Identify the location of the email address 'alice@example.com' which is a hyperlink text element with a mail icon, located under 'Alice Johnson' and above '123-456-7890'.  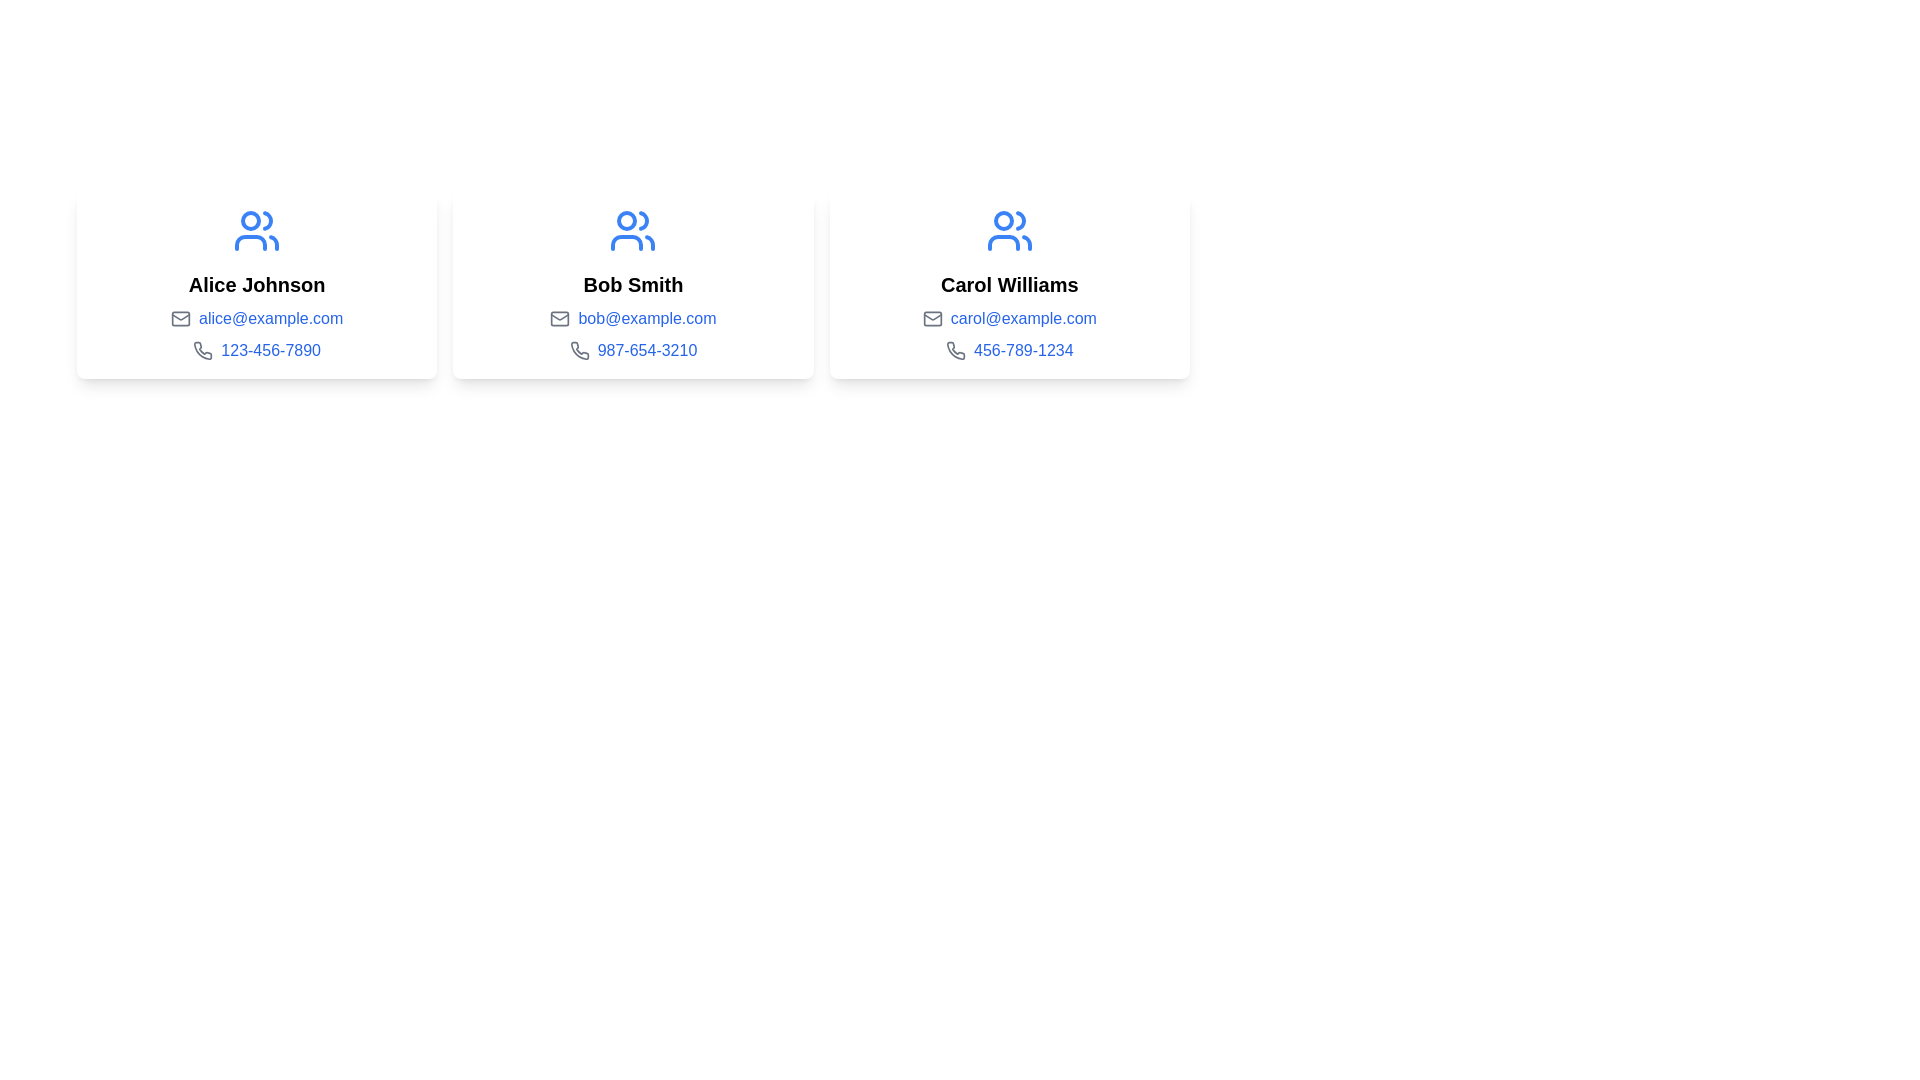
(256, 318).